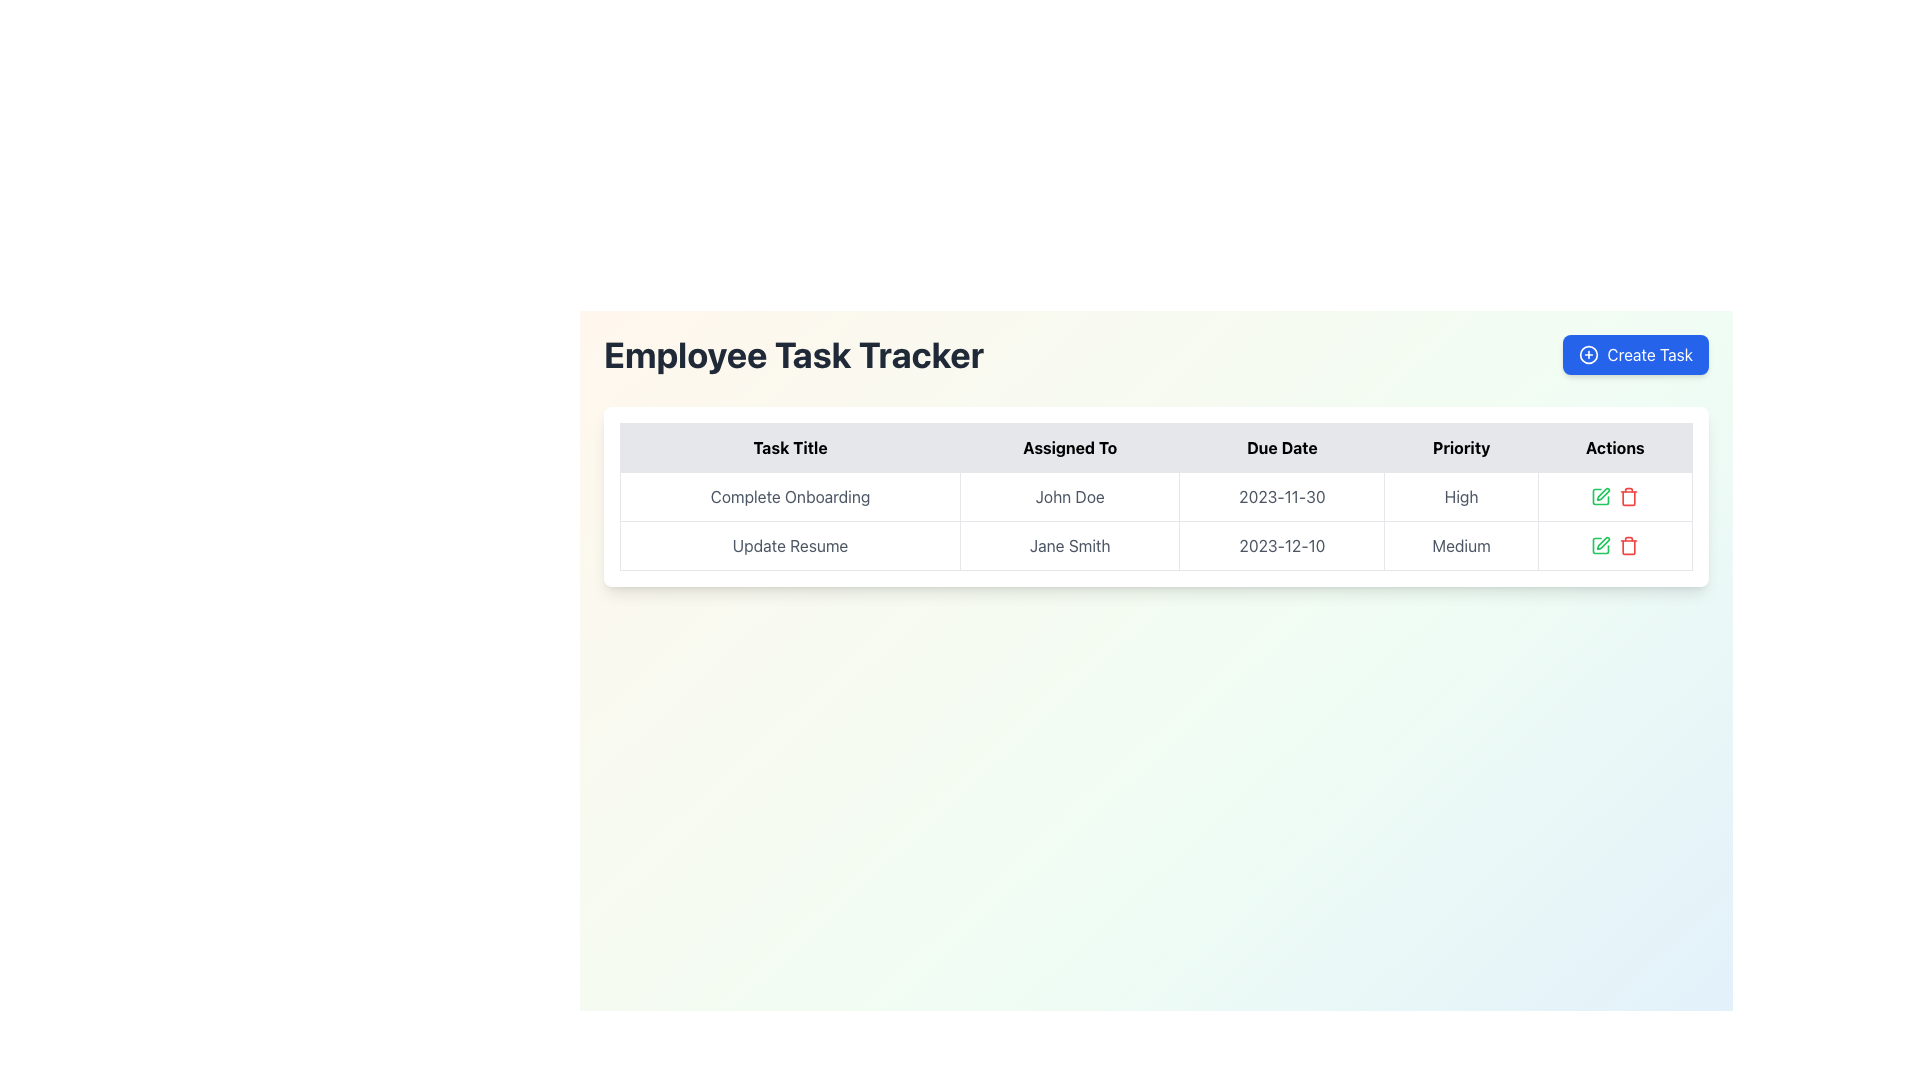 This screenshot has height=1080, width=1920. Describe the element at coordinates (789, 496) in the screenshot. I see `the Text Display element that shows the task title in the first row of the table under the 'Task Title' column` at that location.